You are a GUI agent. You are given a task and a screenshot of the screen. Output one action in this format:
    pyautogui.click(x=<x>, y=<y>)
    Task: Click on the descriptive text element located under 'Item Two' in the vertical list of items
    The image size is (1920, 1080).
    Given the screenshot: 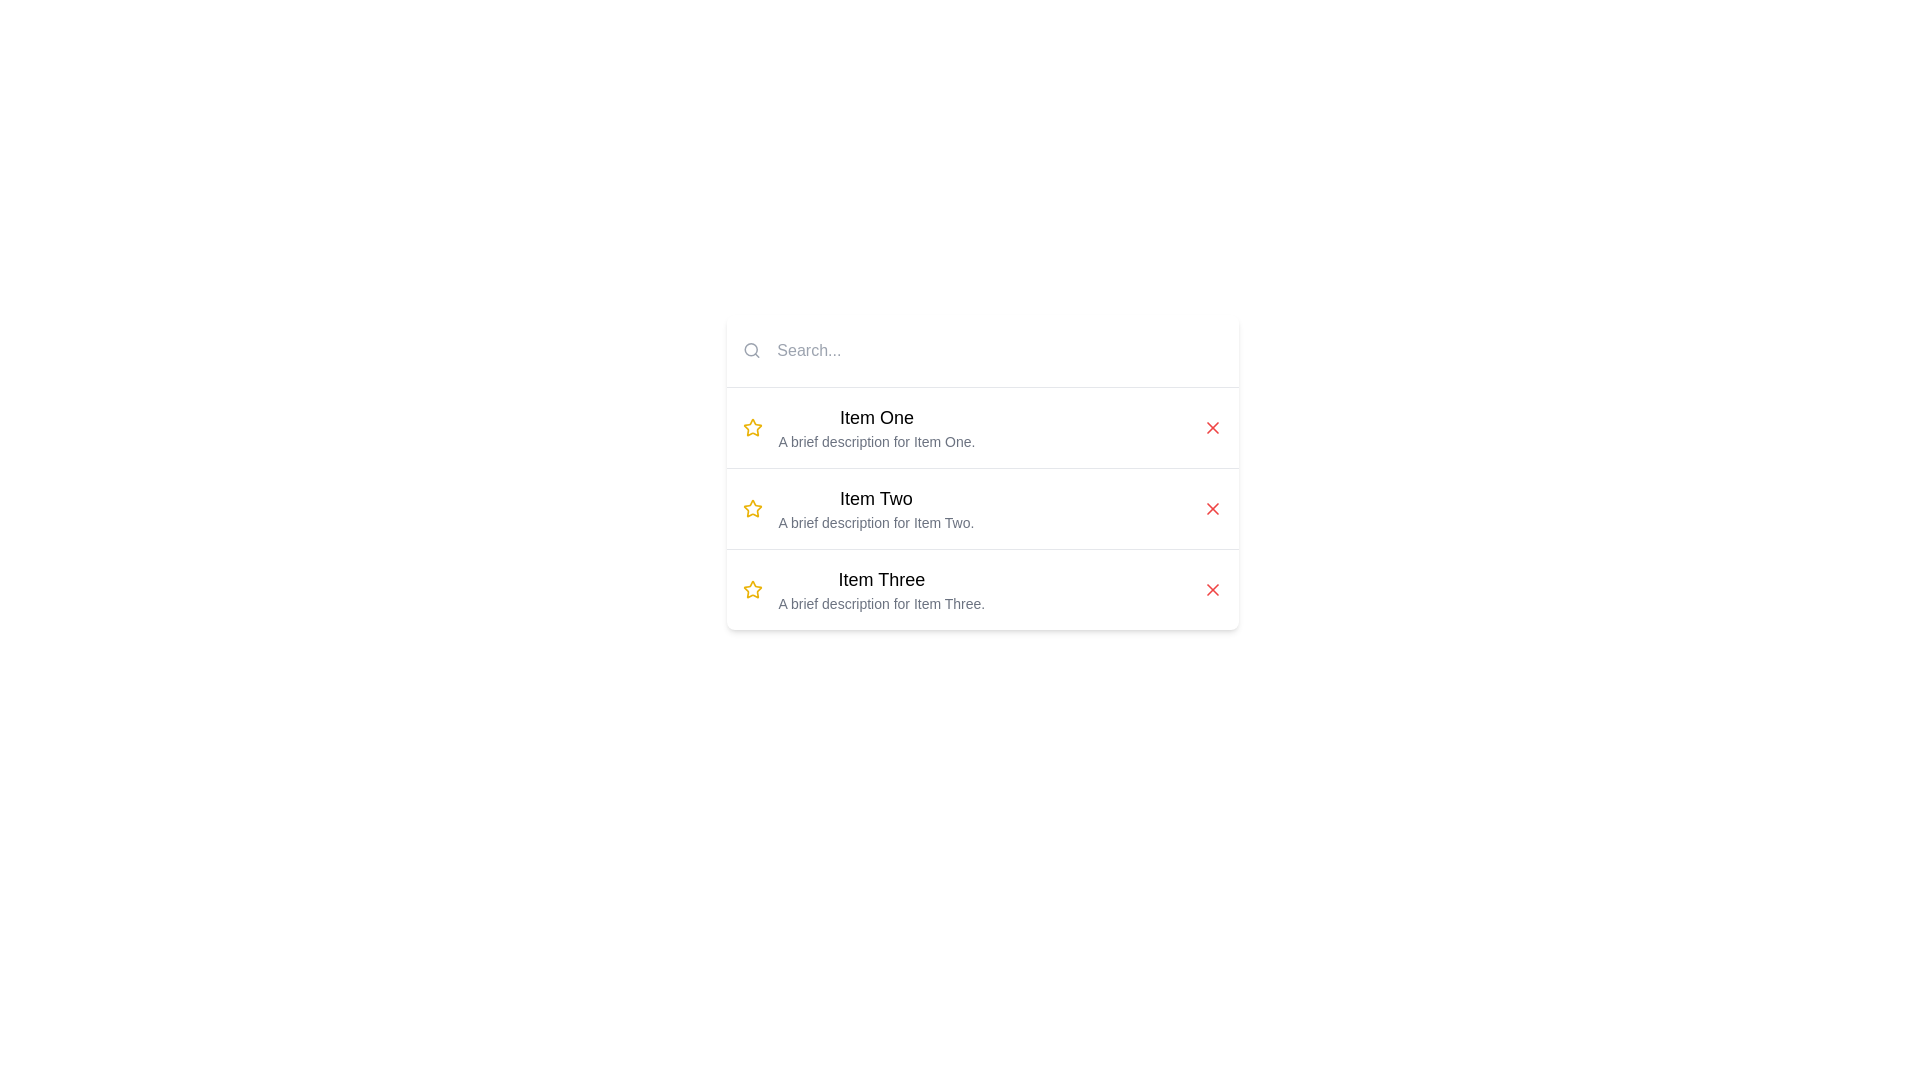 What is the action you would take?
    pyautogui.click(x=876, y=522)
    